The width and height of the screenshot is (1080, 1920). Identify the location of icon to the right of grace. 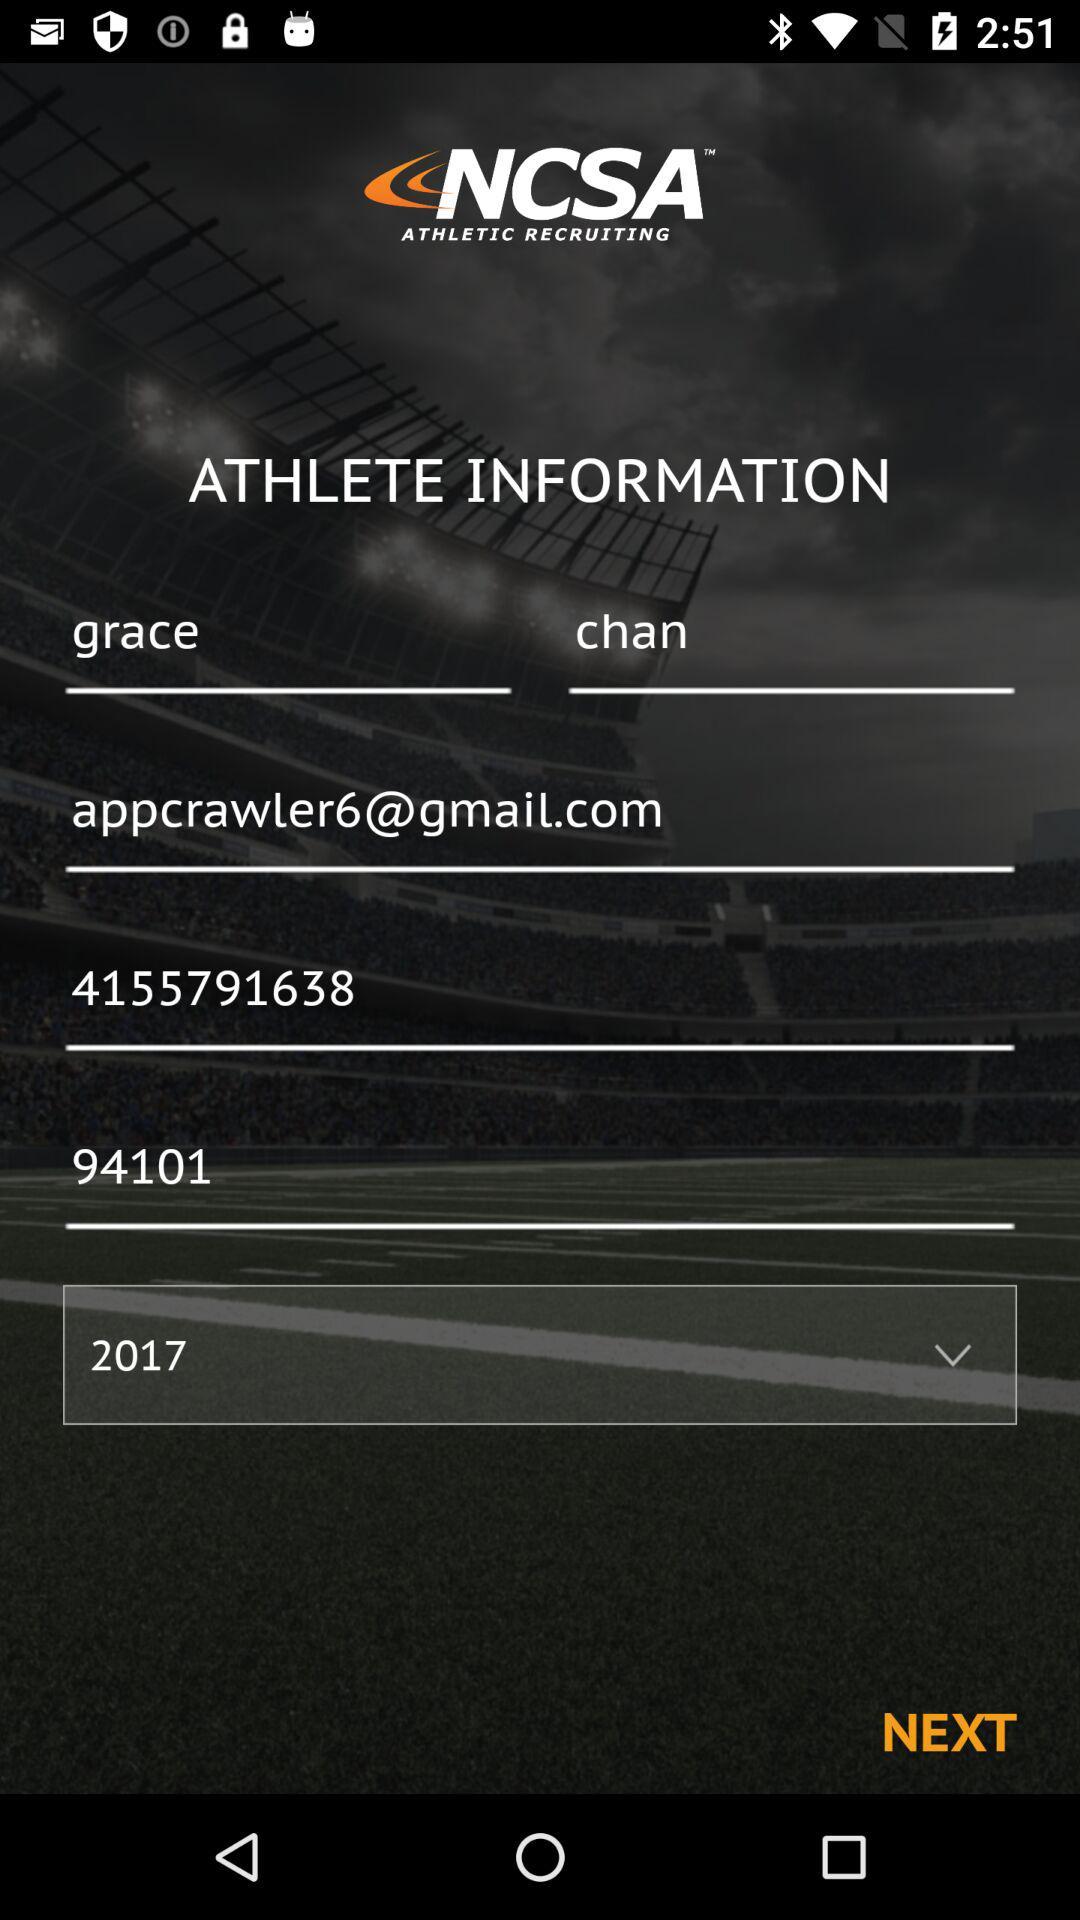
(790, 632).